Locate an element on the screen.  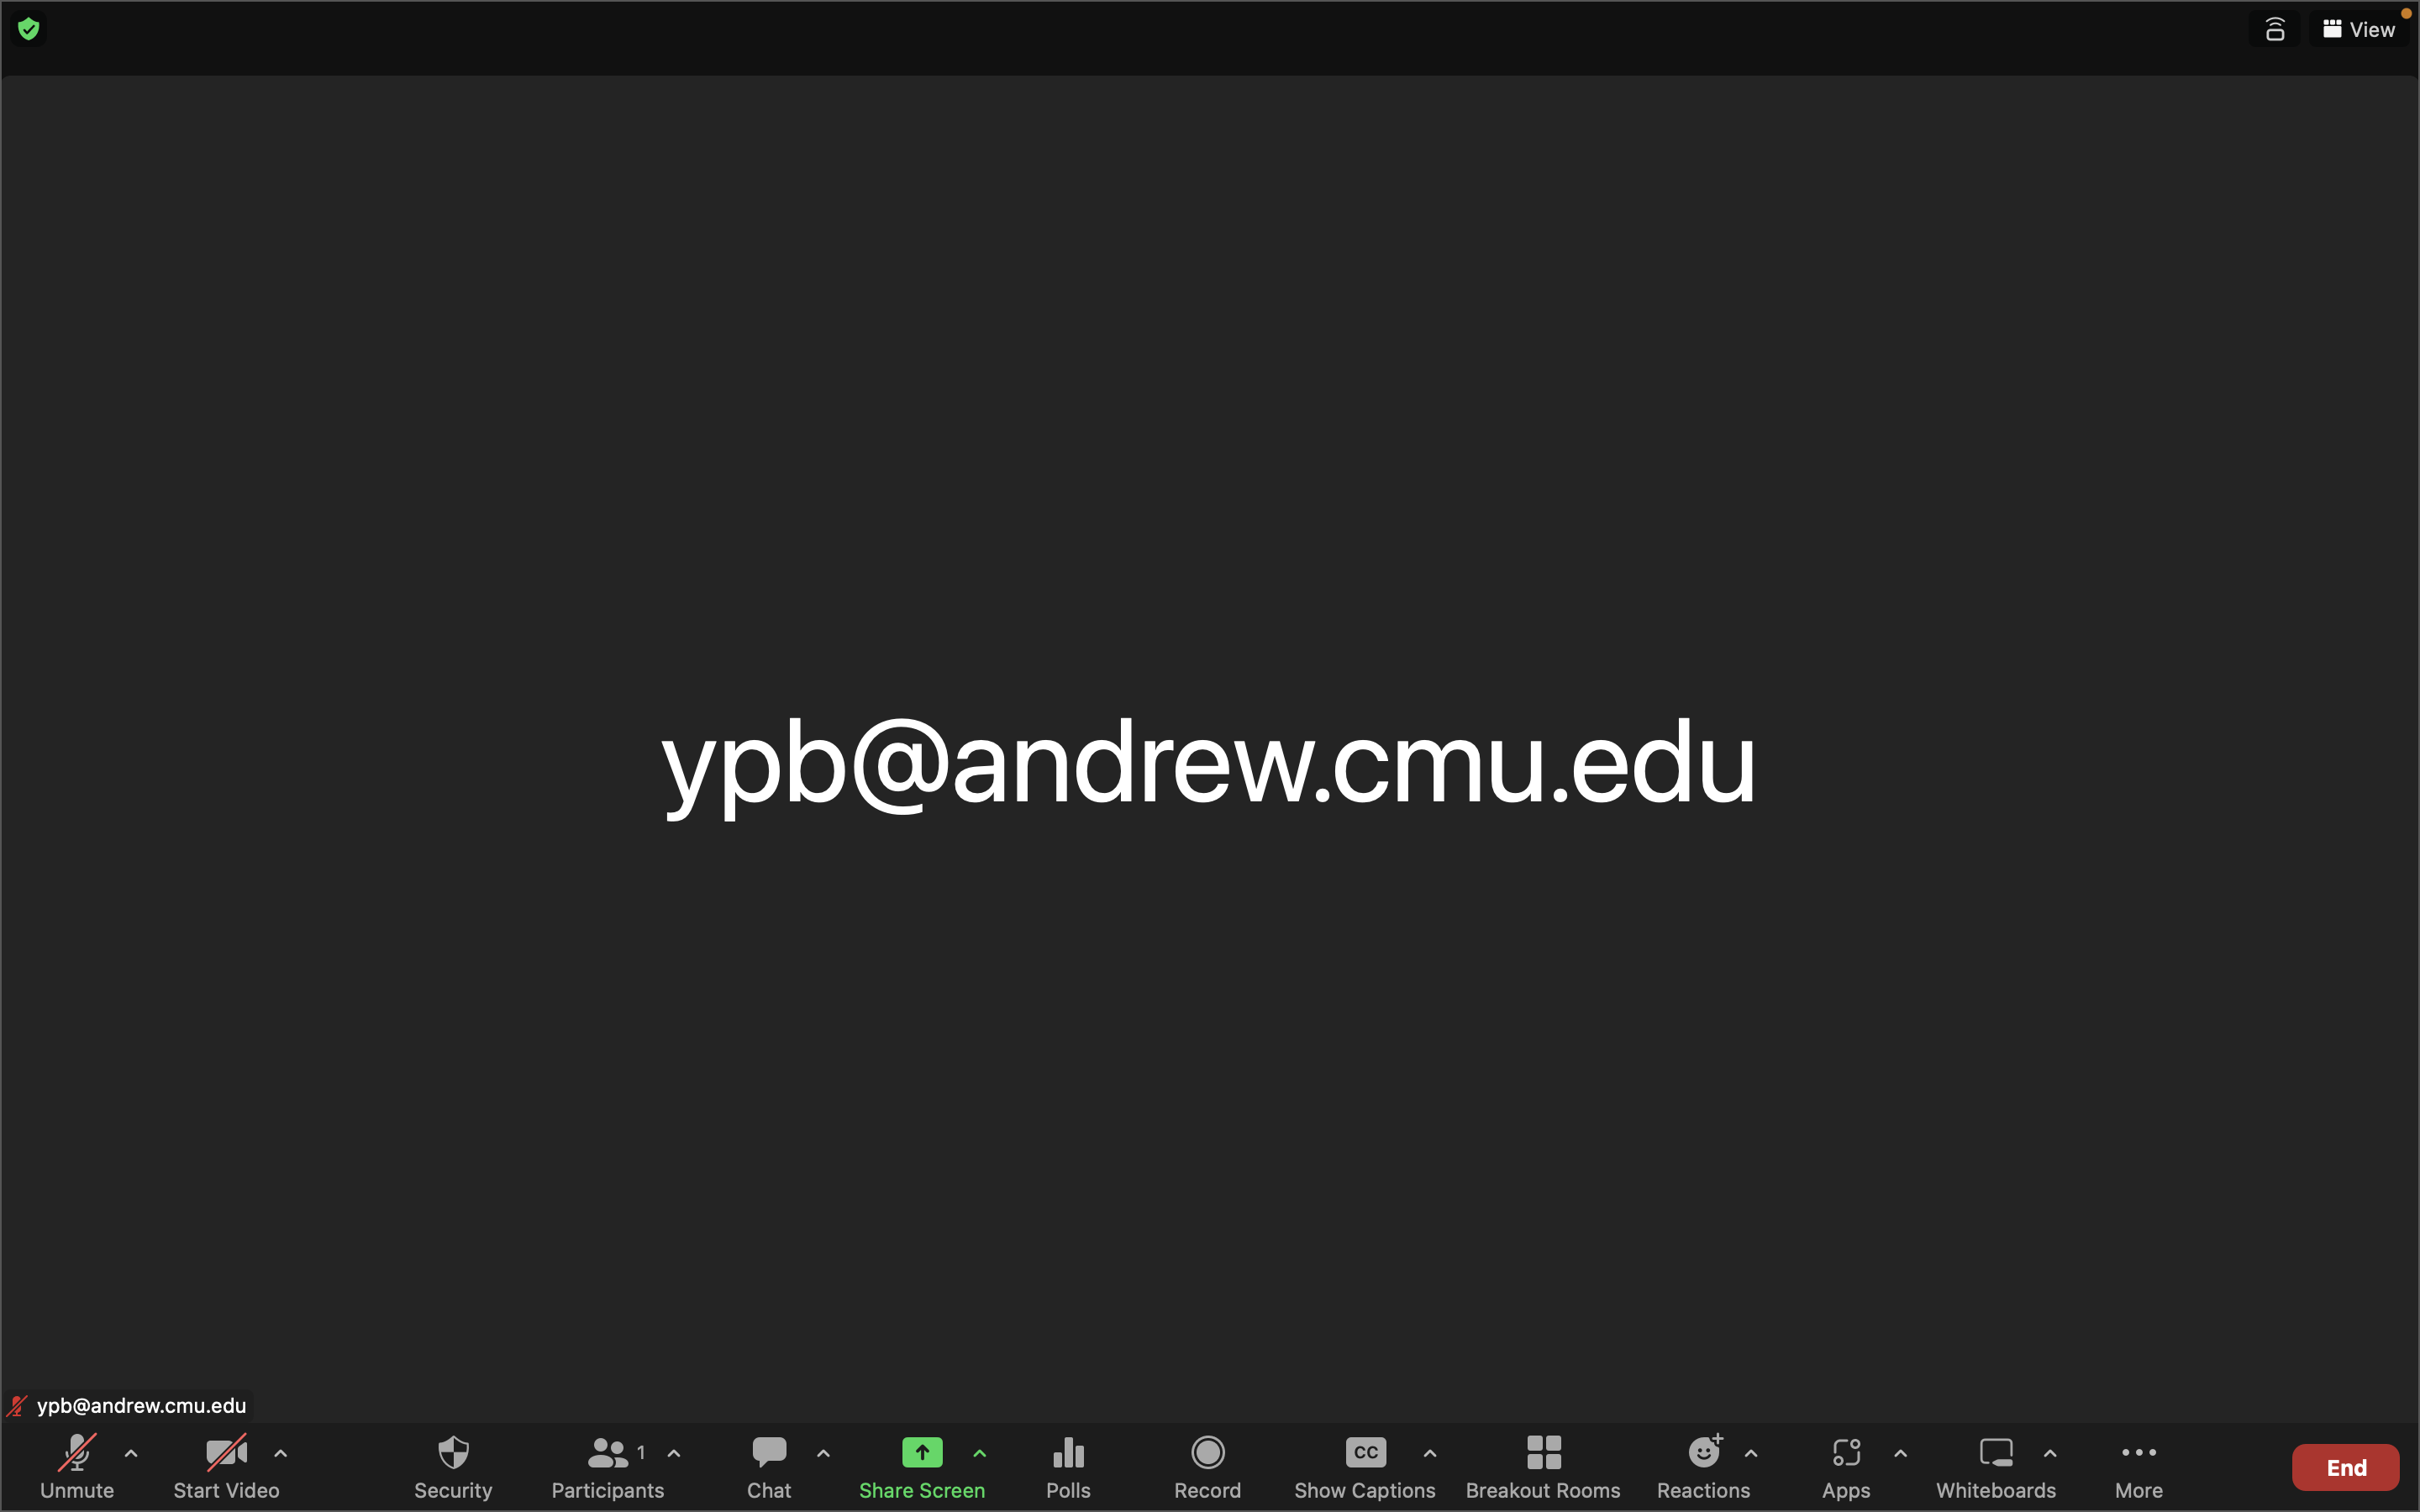
the video options is located at coordinates (278, 1461).